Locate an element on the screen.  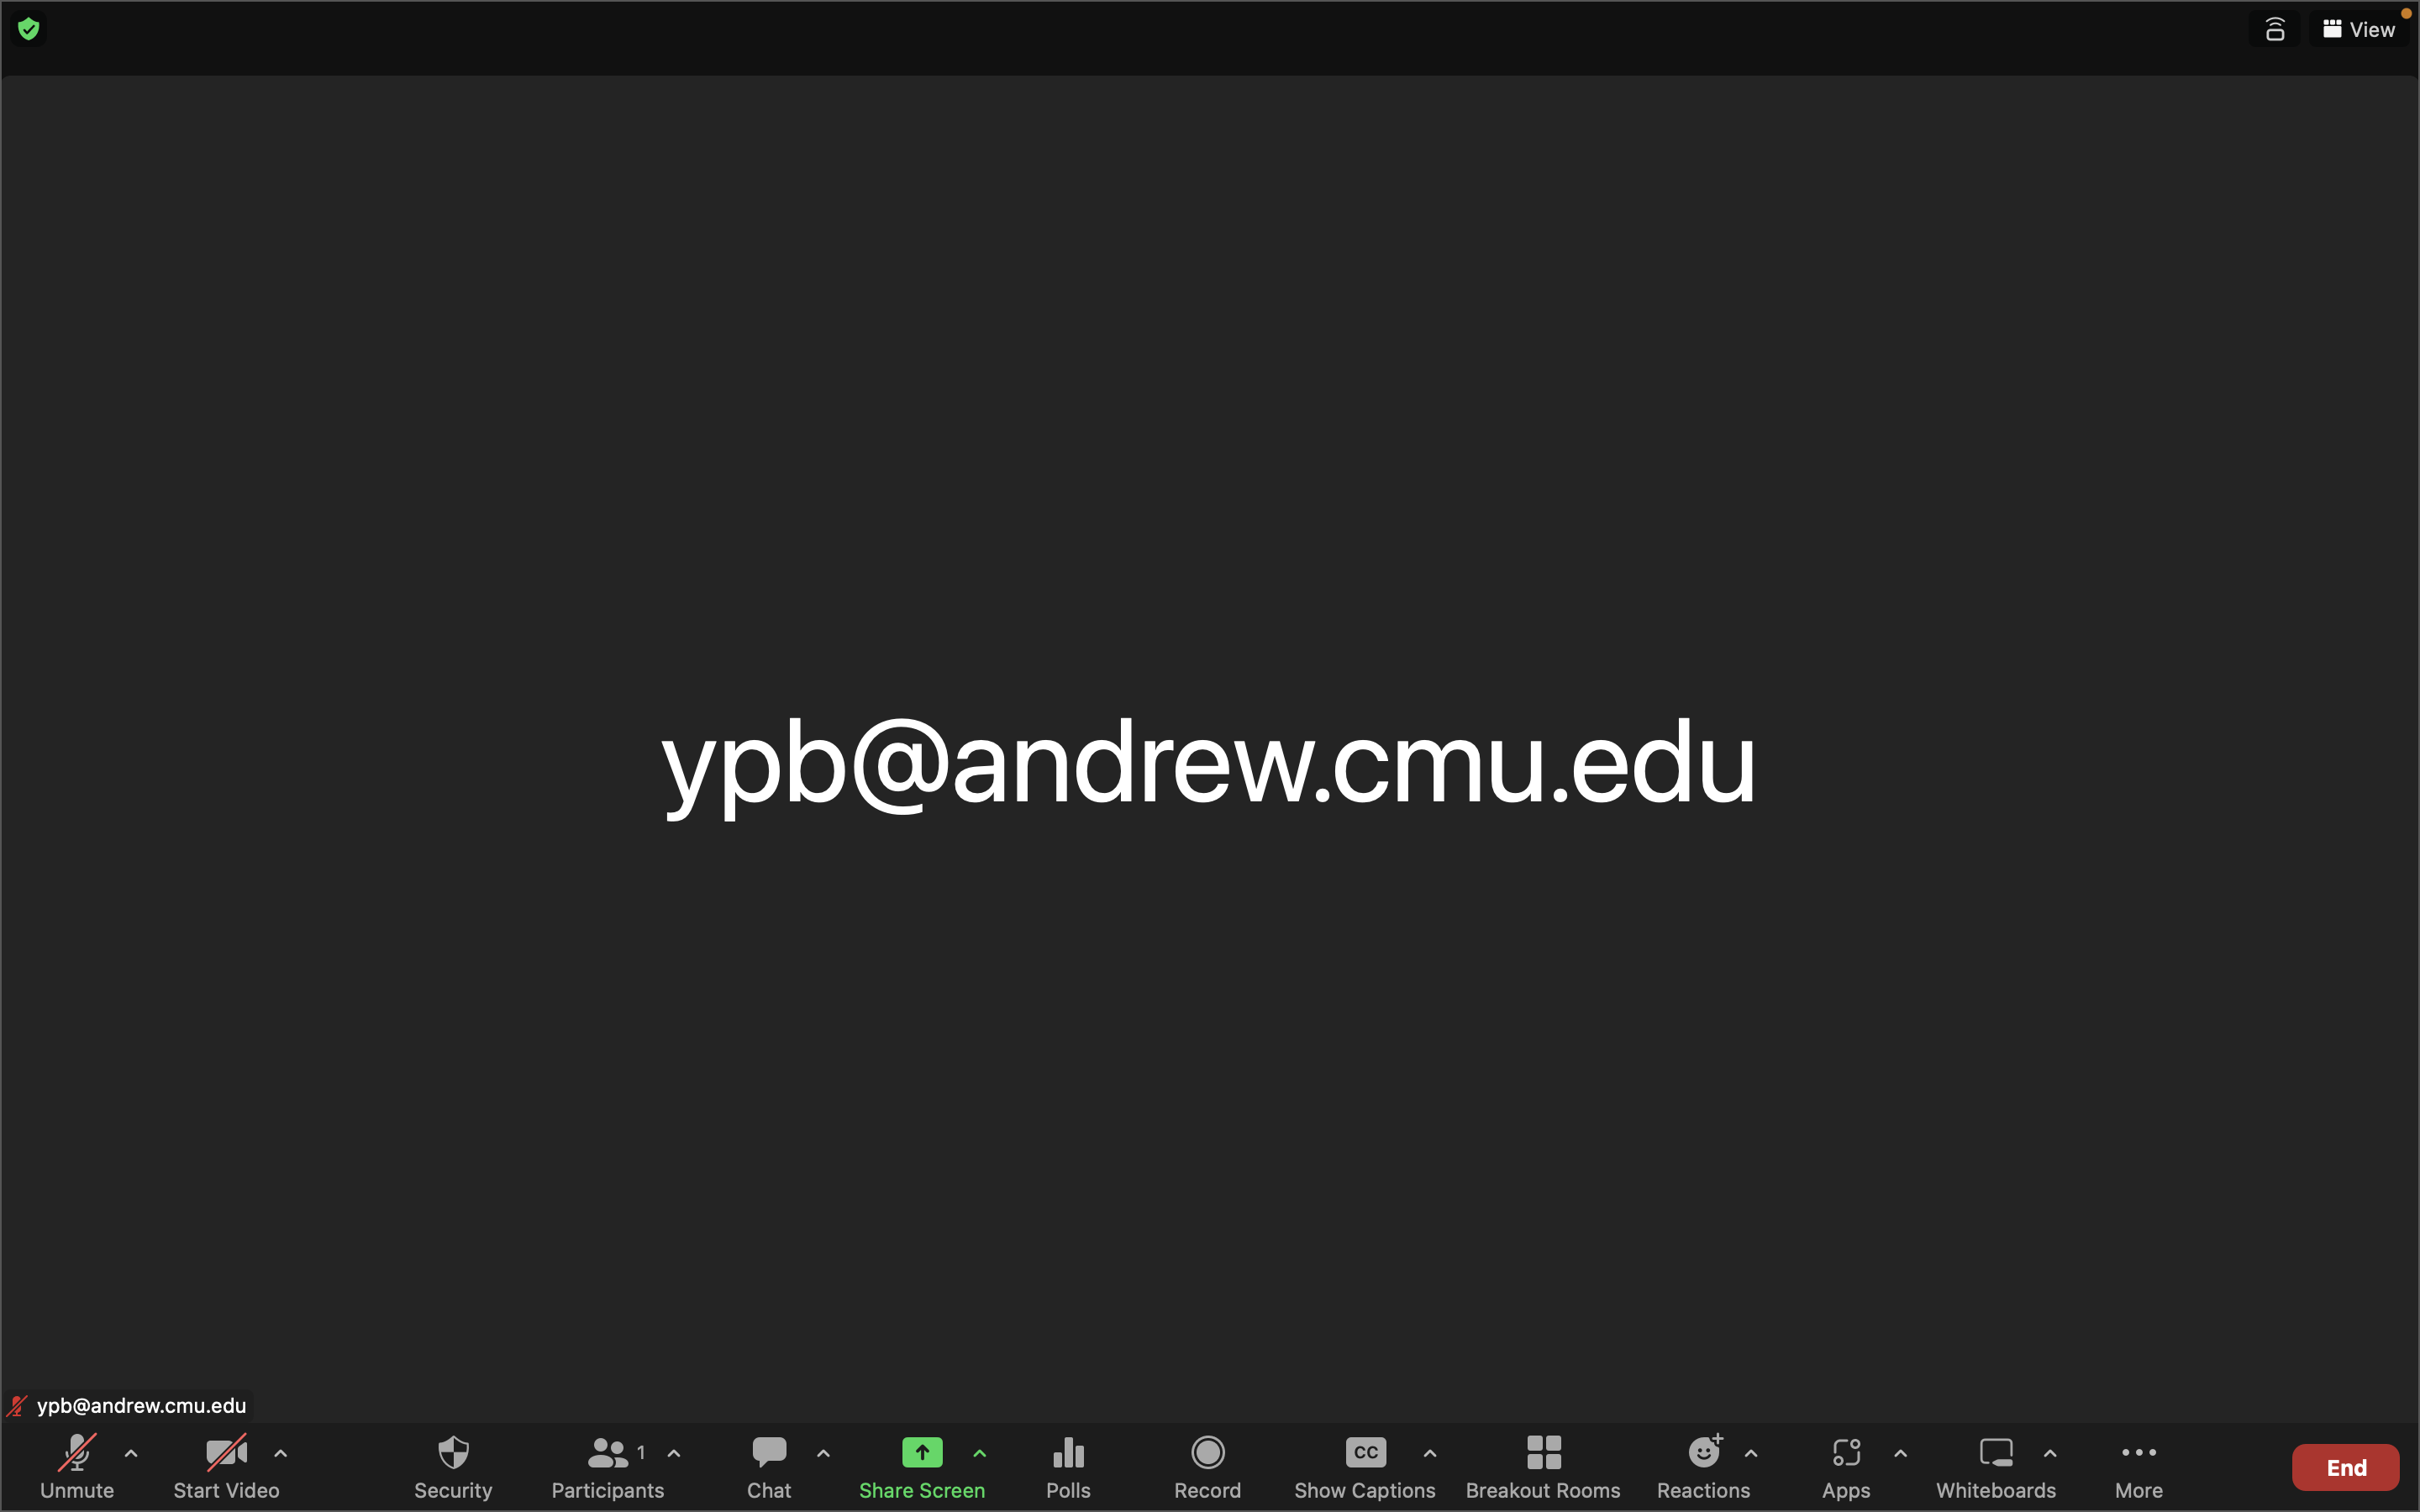
the video options is located at coordinates (278, 1461).